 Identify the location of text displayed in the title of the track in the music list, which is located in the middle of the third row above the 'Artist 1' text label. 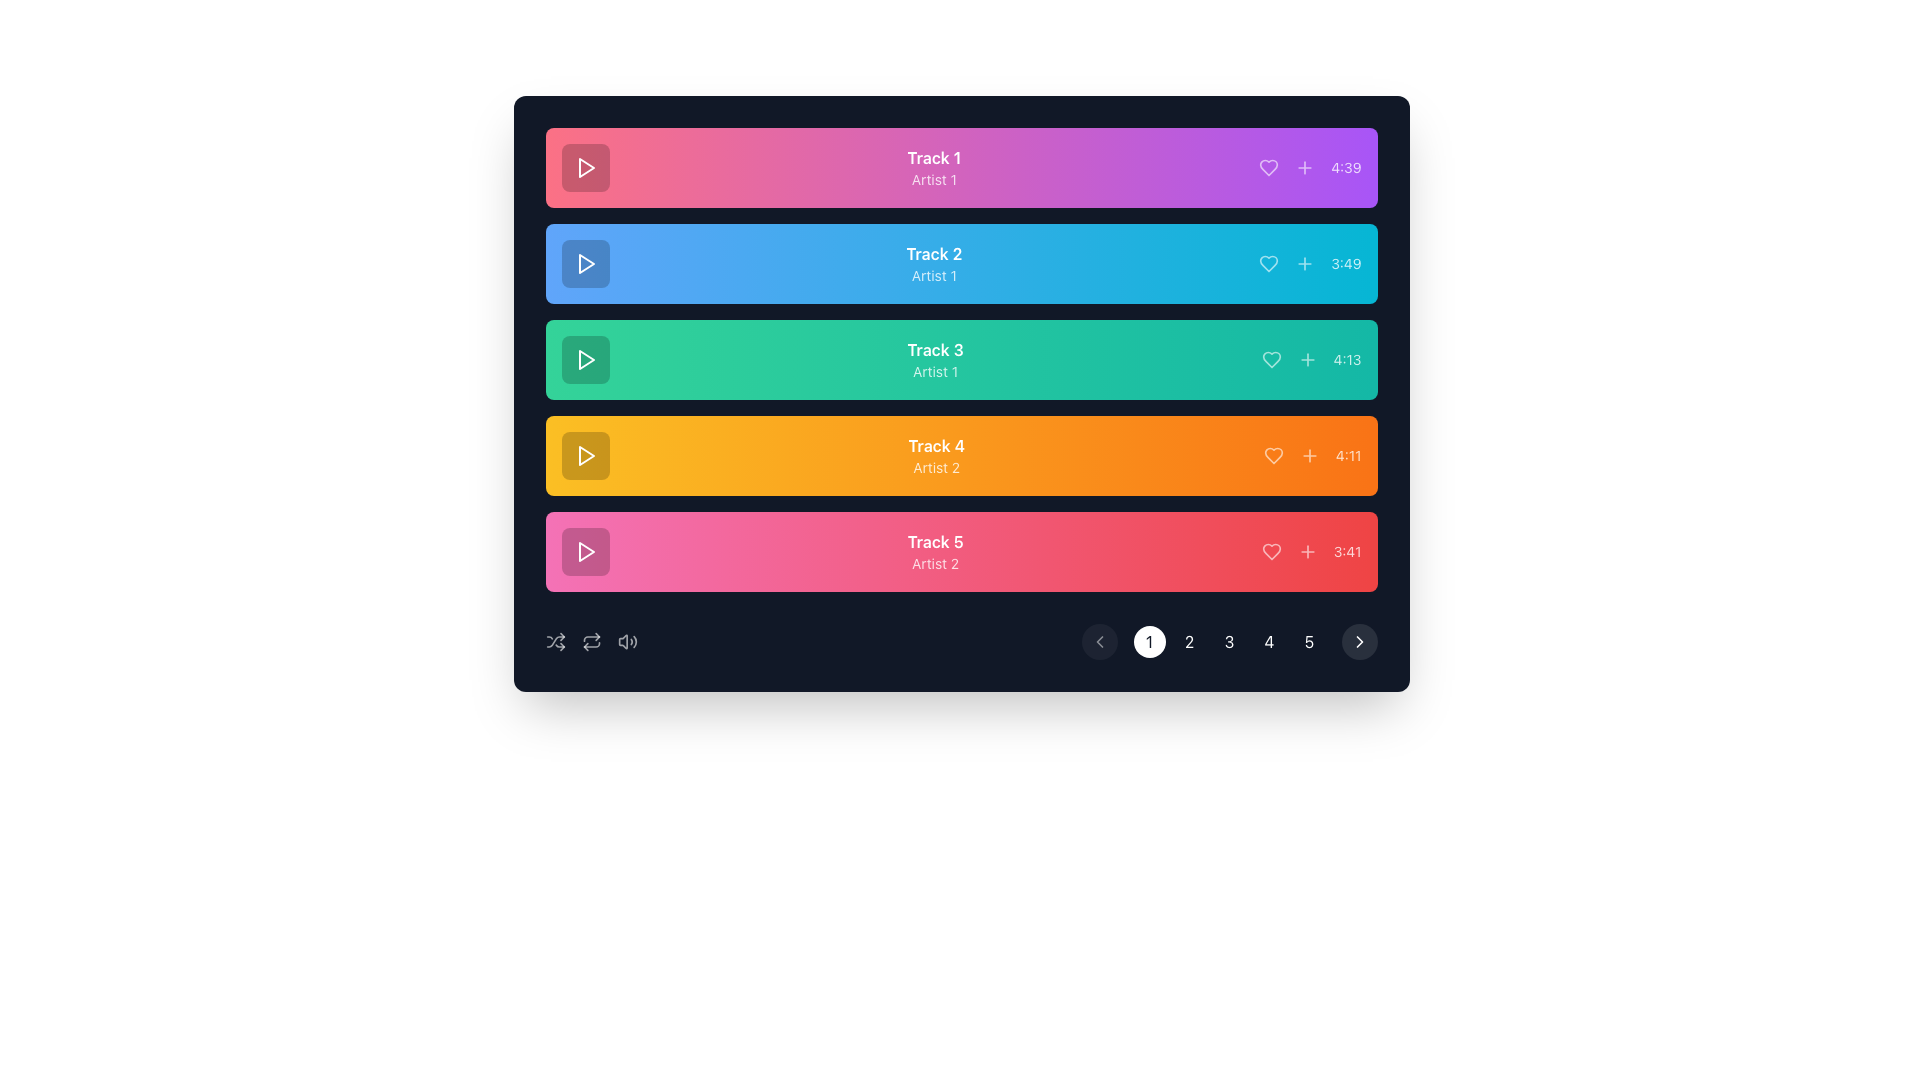
(934, 349).